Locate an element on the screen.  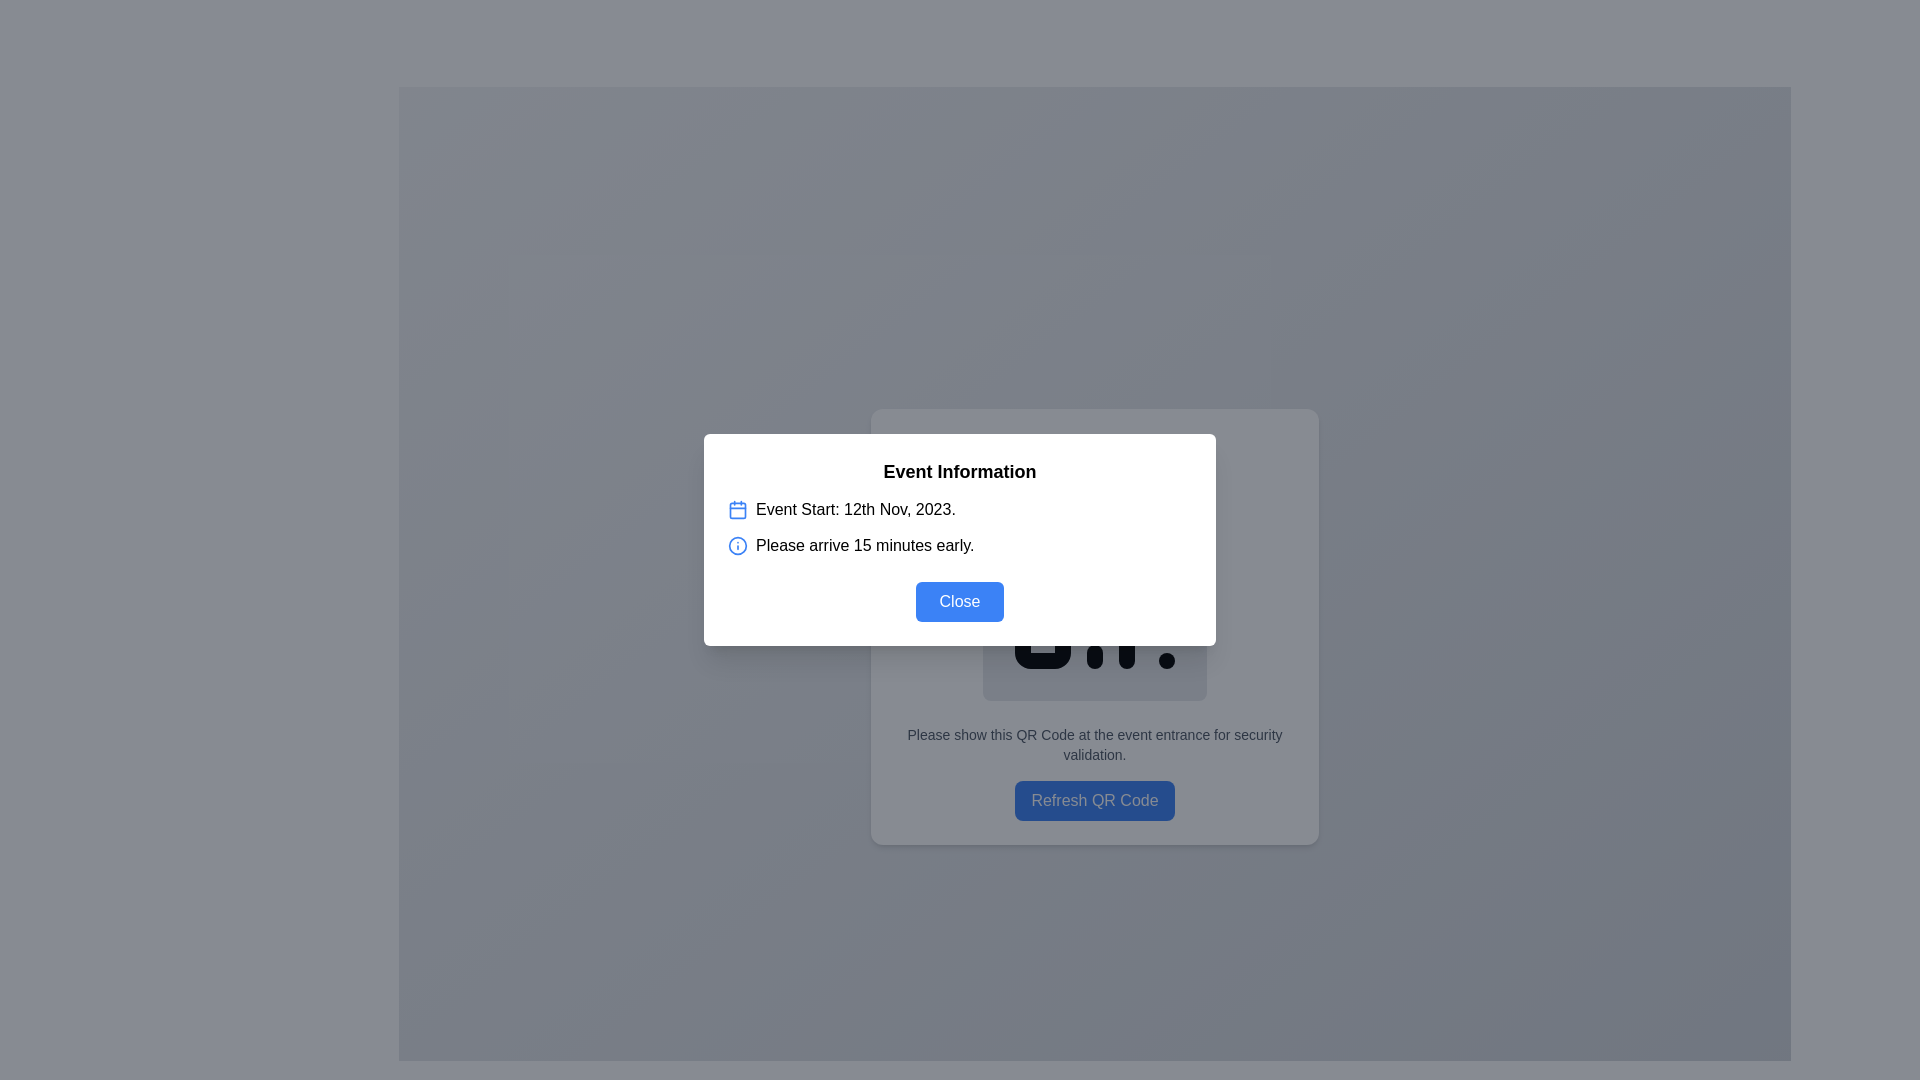
informational text component about arriving early for the event, located centrally in the 'Event Information' modal, positioned below the event start date and above the close button is located at coordinates (960, 546).